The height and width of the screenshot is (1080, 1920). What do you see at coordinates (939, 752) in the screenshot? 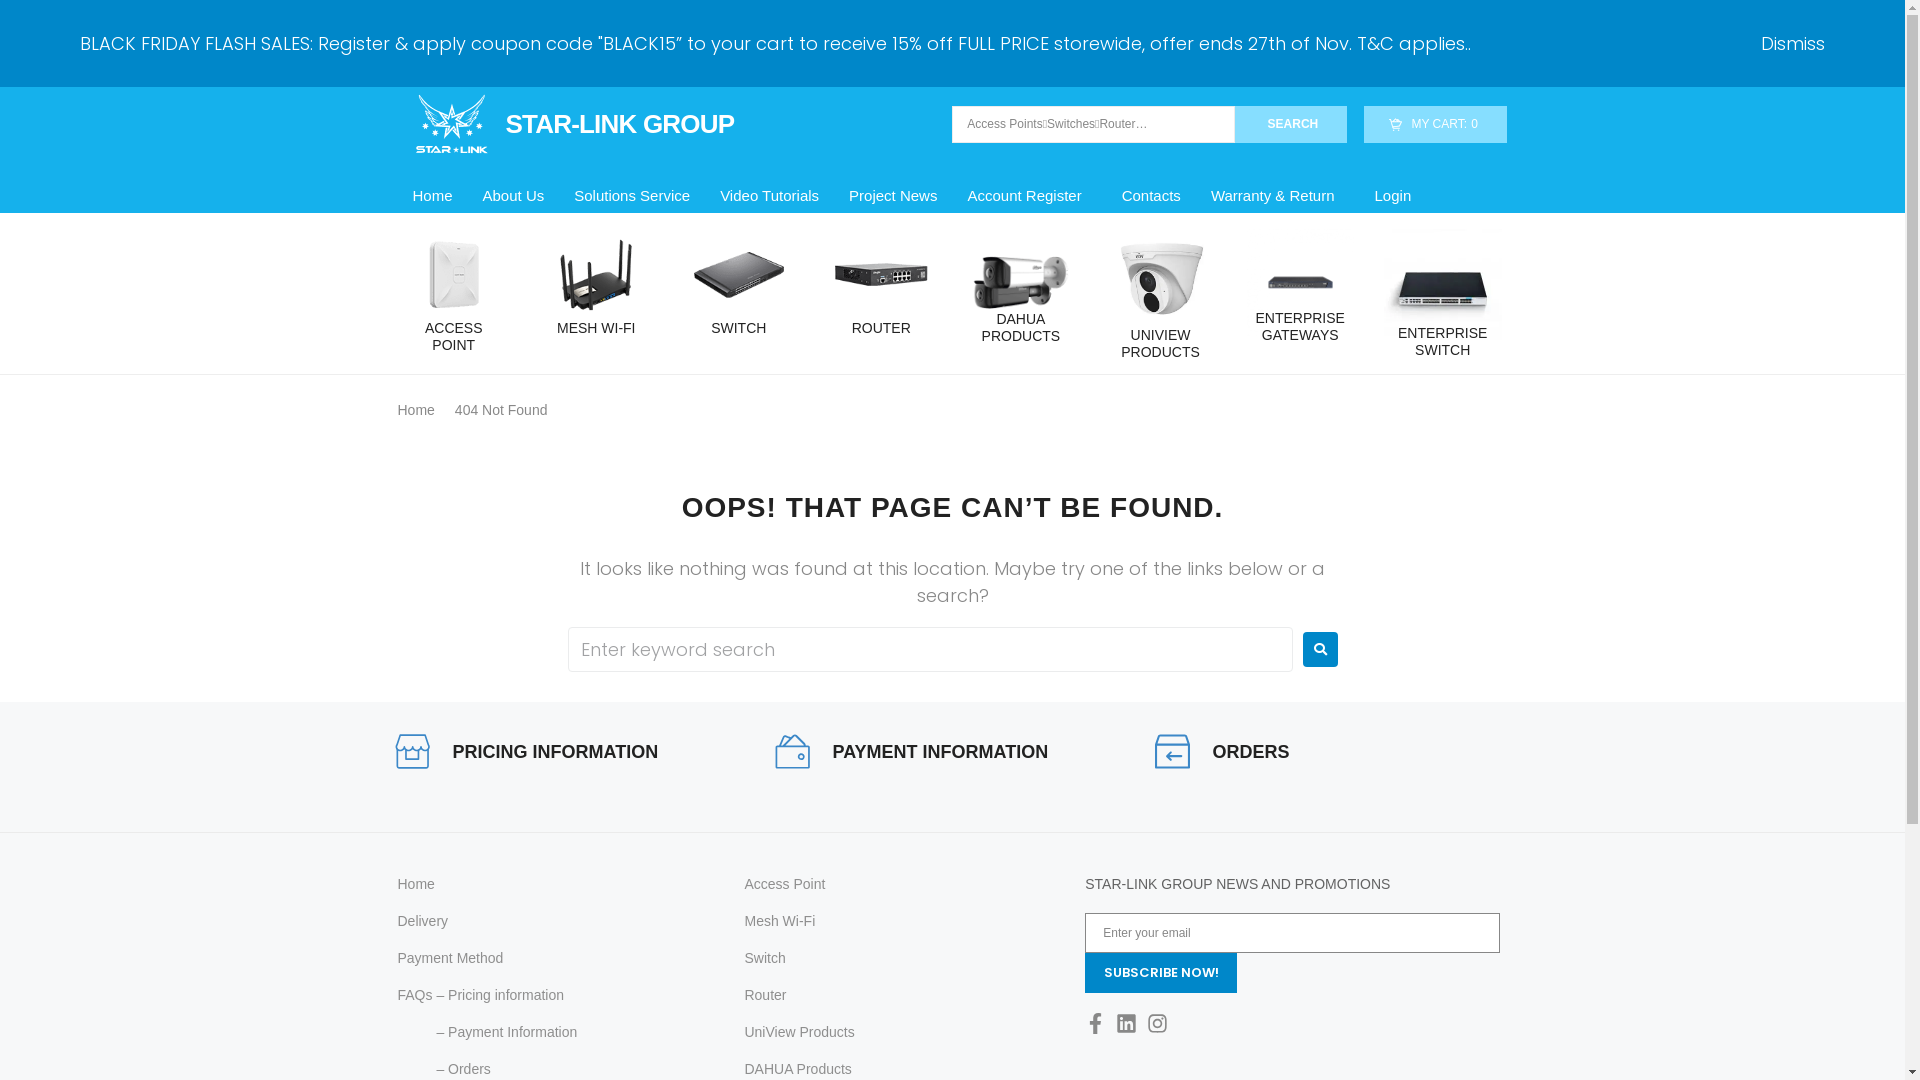
I see `'PAYMENT INFORMATION'` at bounding box center [939, 752].